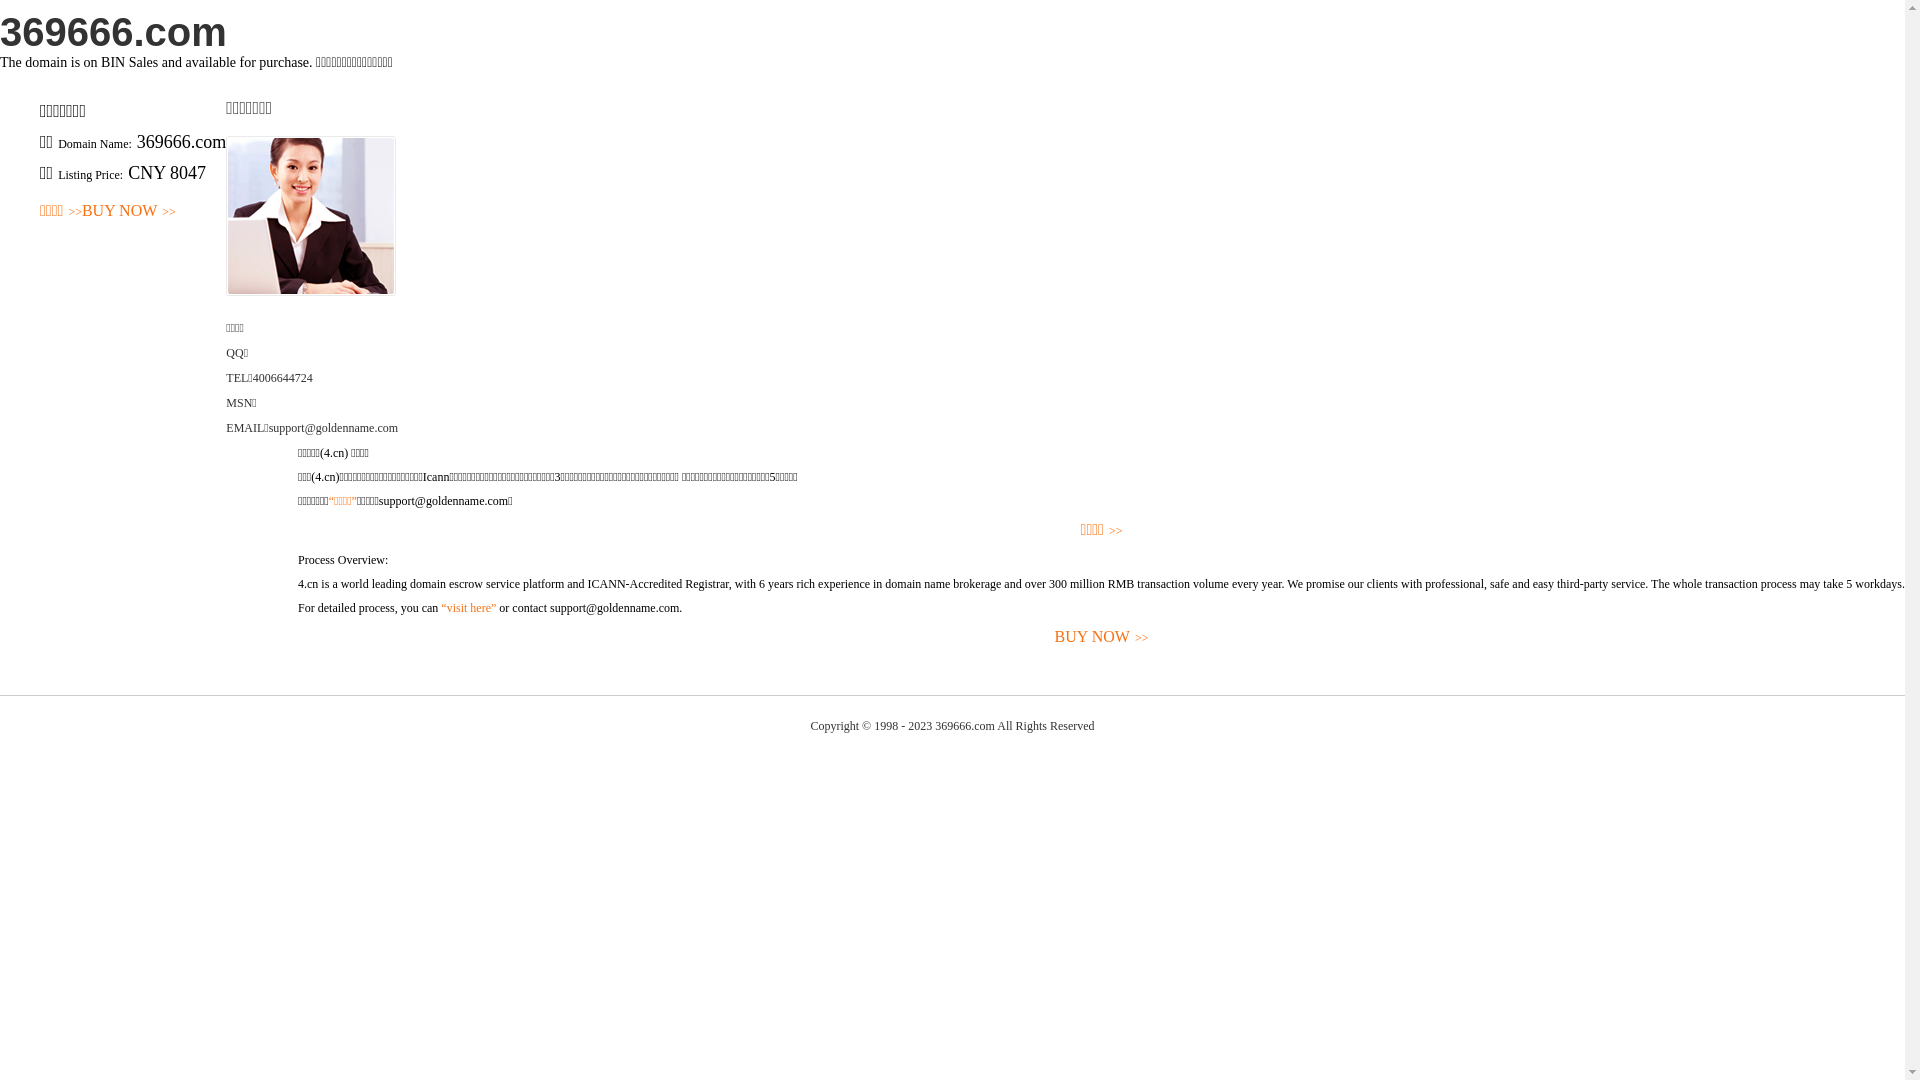 This screenshot has width=1920, height=1080. What do you see at coordinates (1100, 637) in the screenshot?
I see `'BUY NOW>>'` at bounding box center [1100, 637].